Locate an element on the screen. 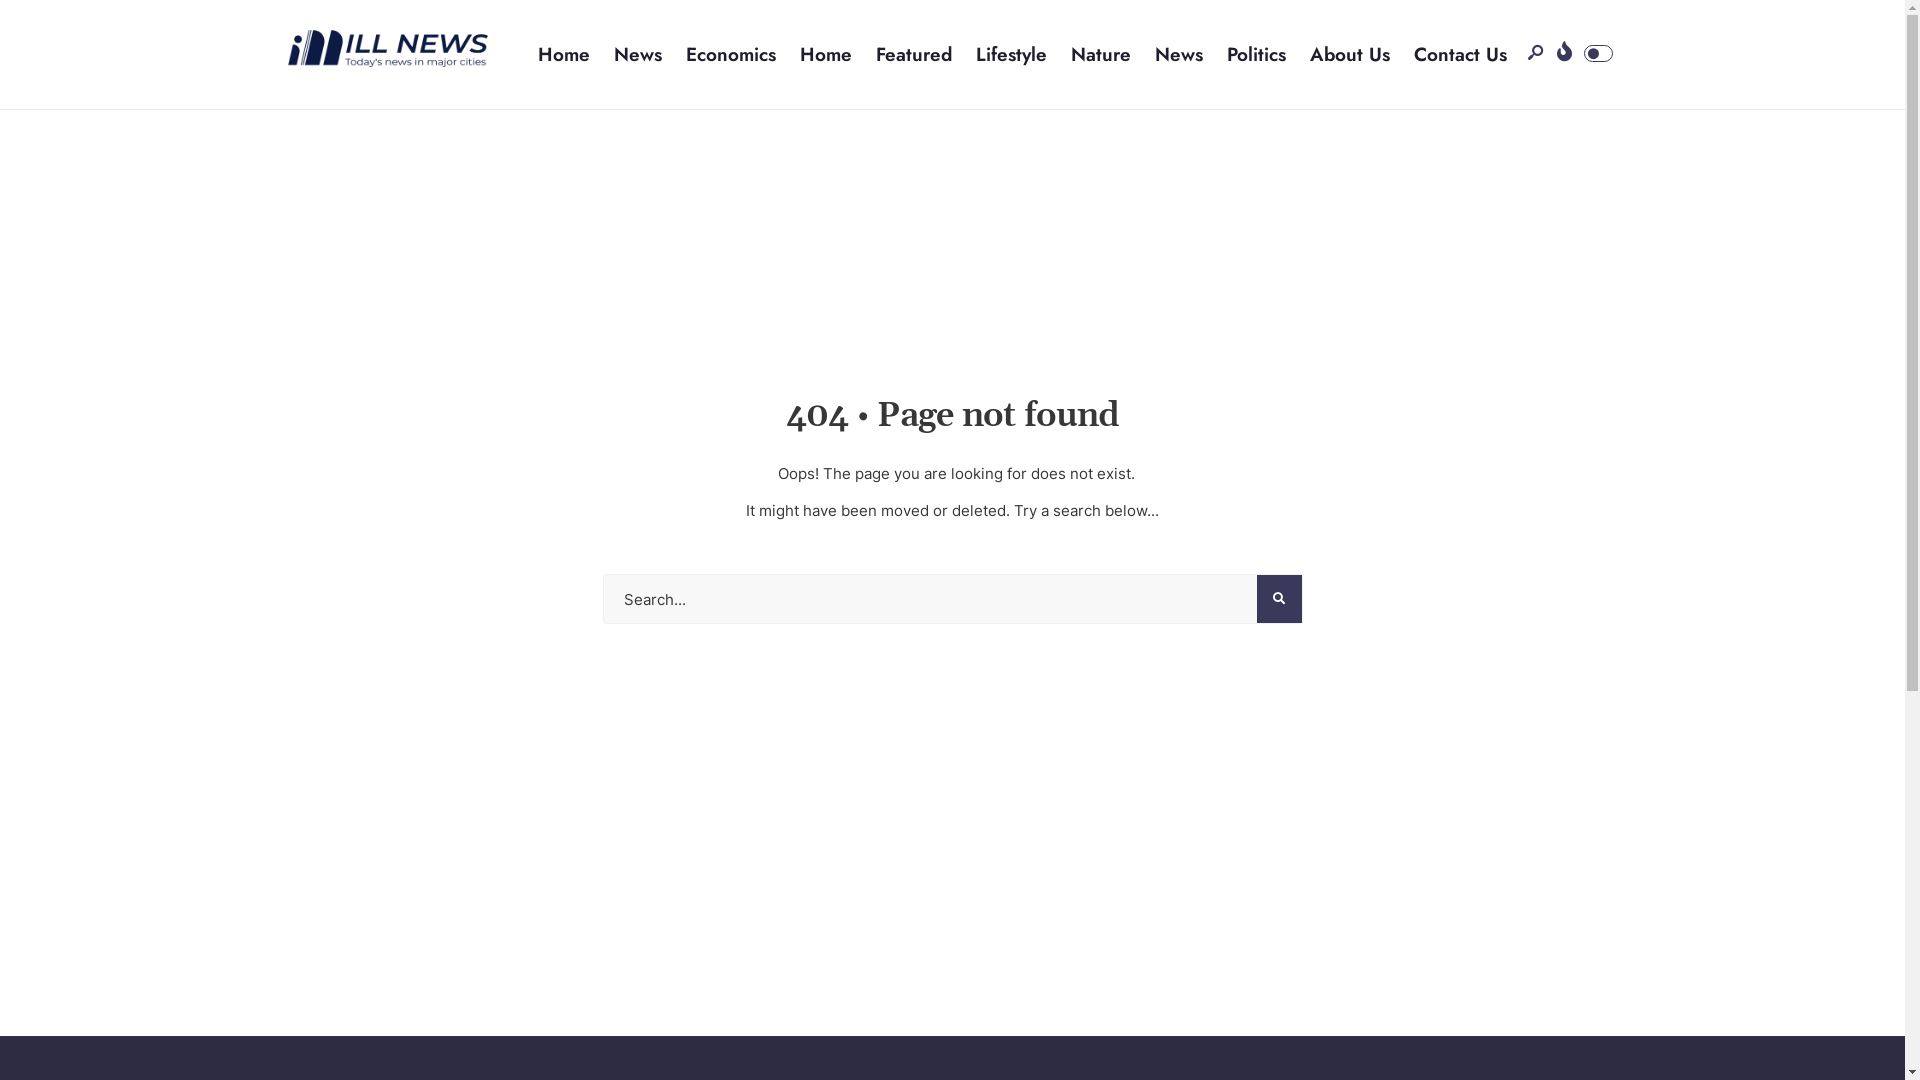  'Lifestyle' is located at coordinates (1011, 53).